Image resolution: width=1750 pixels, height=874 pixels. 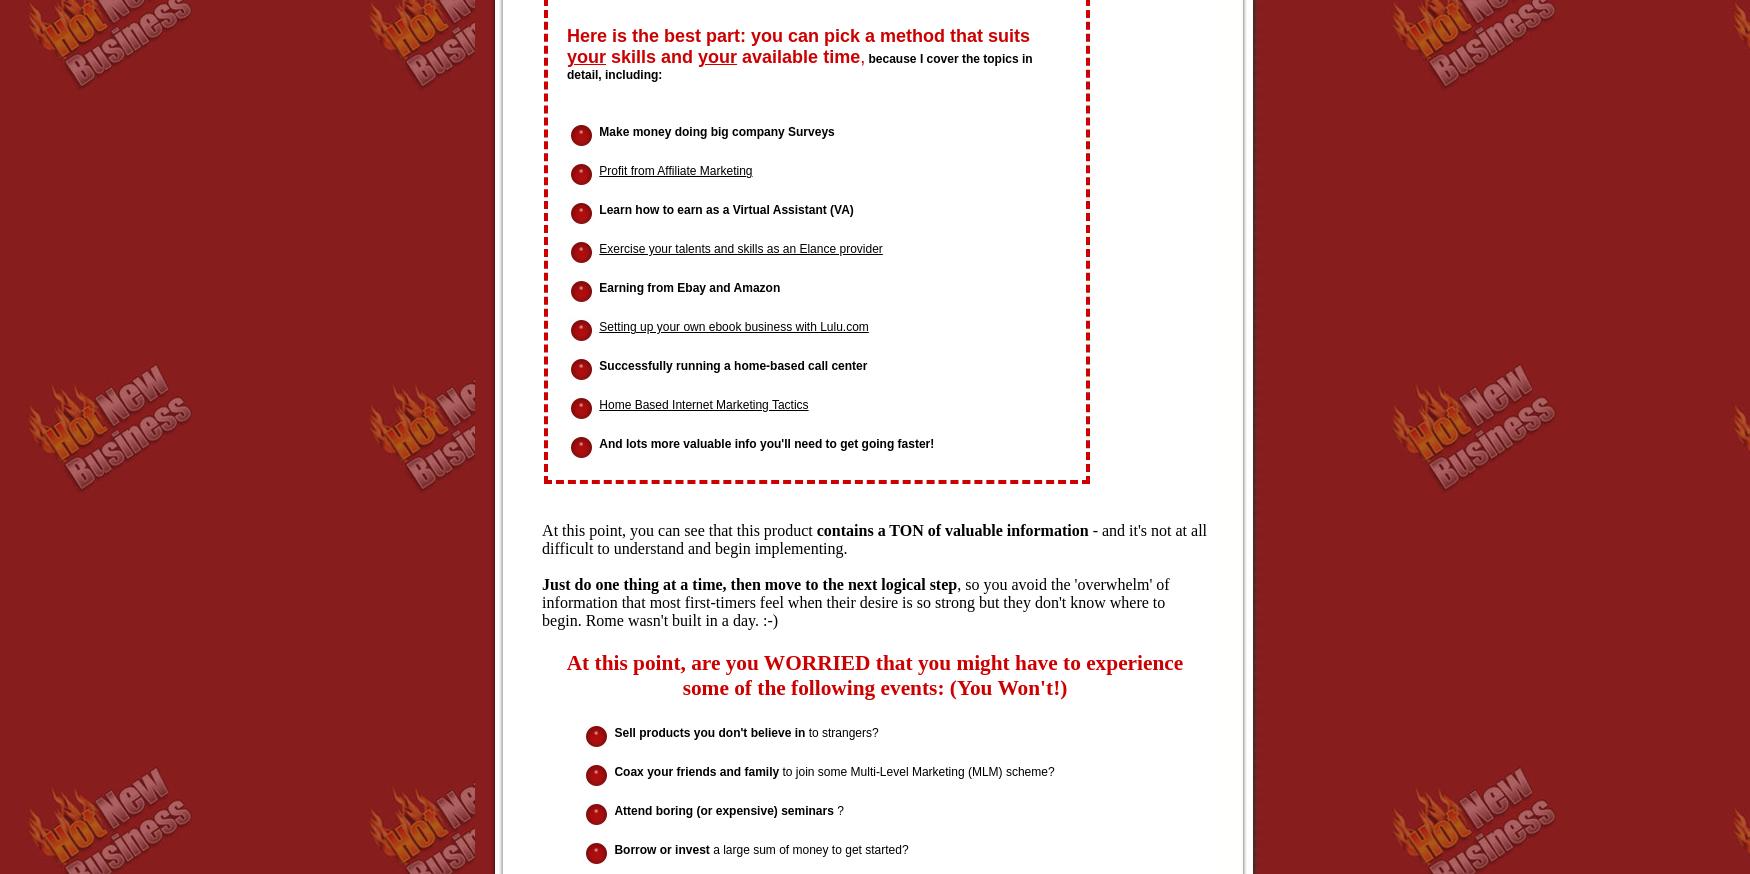 I want to click on 'contains a TON of valuable information', so click(x=952, y=530).